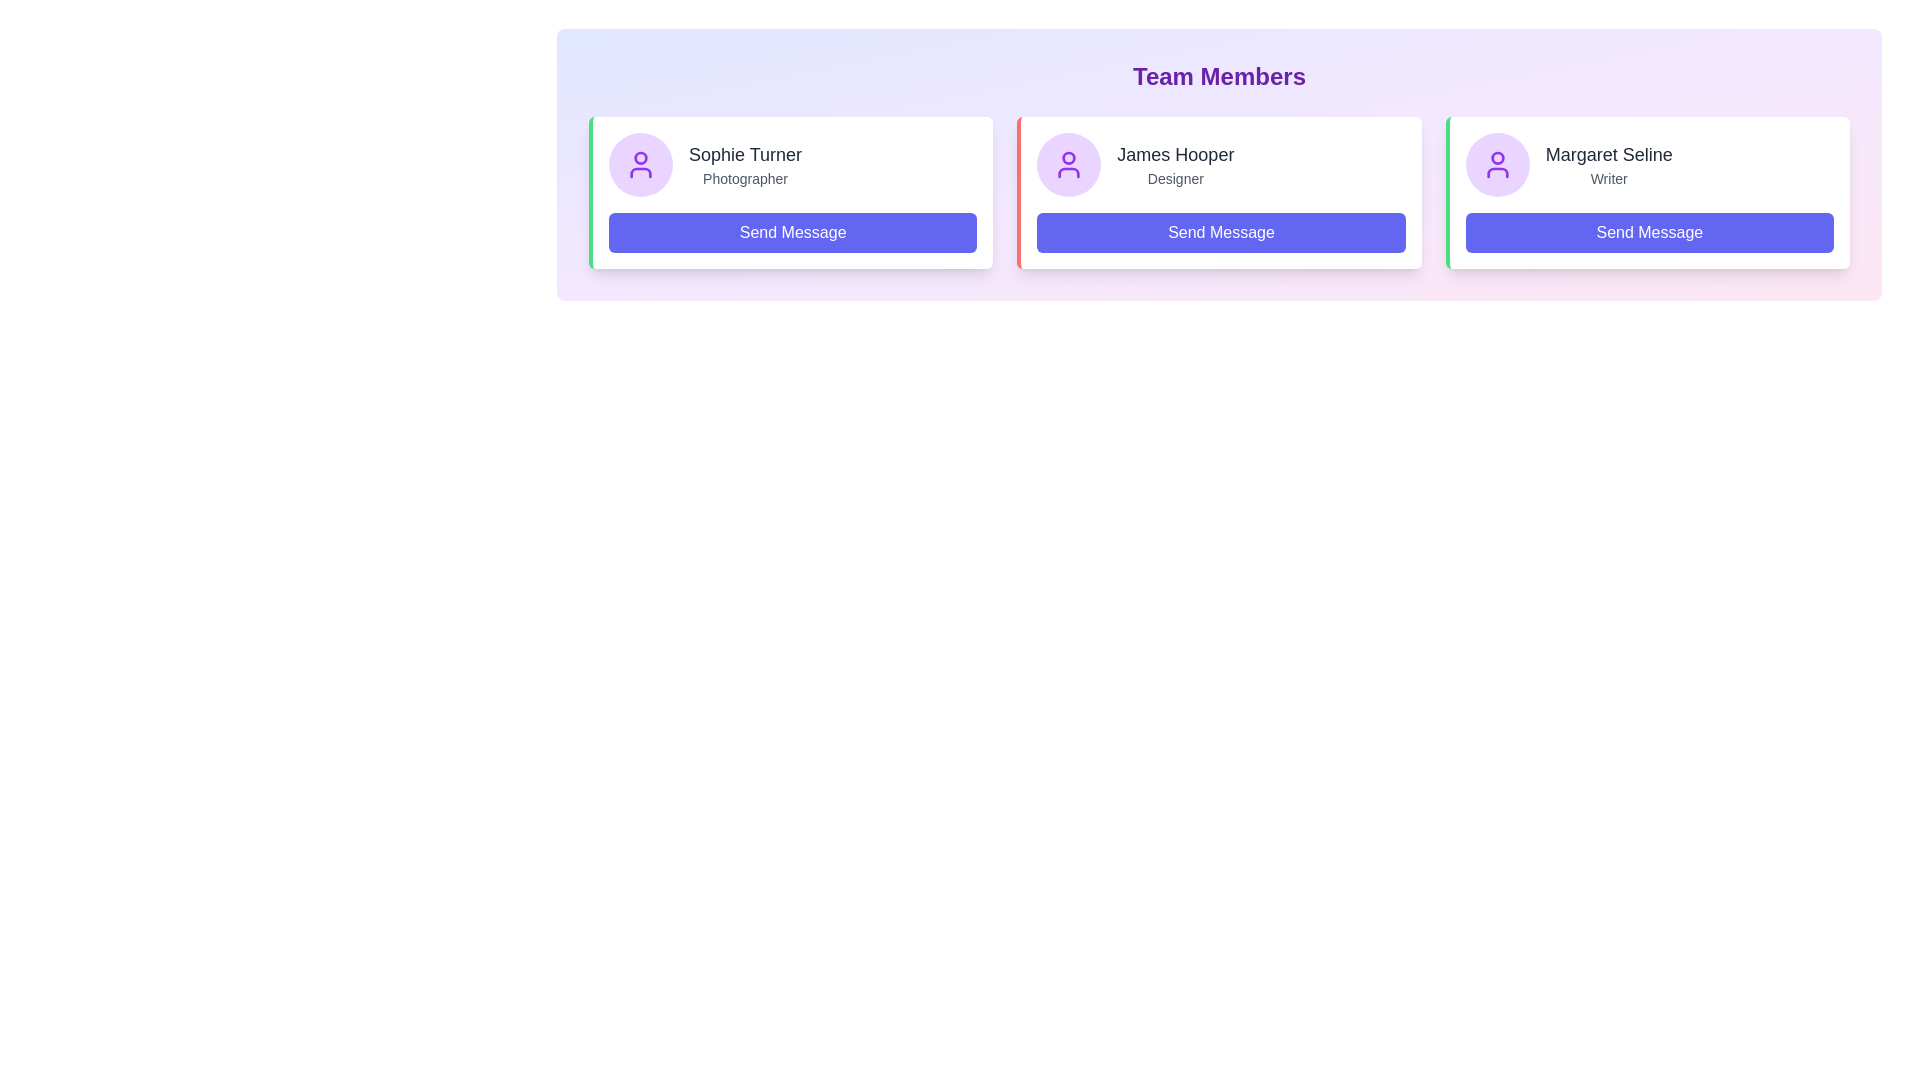  What do you see at coordinates (1497, 157) in the screenshot?
I see `the circular SVG shape representing the user's head in the profile icon for 'Margaret Seline, Writer' located on the right side of the interface` at bounding box center [1497, 157].